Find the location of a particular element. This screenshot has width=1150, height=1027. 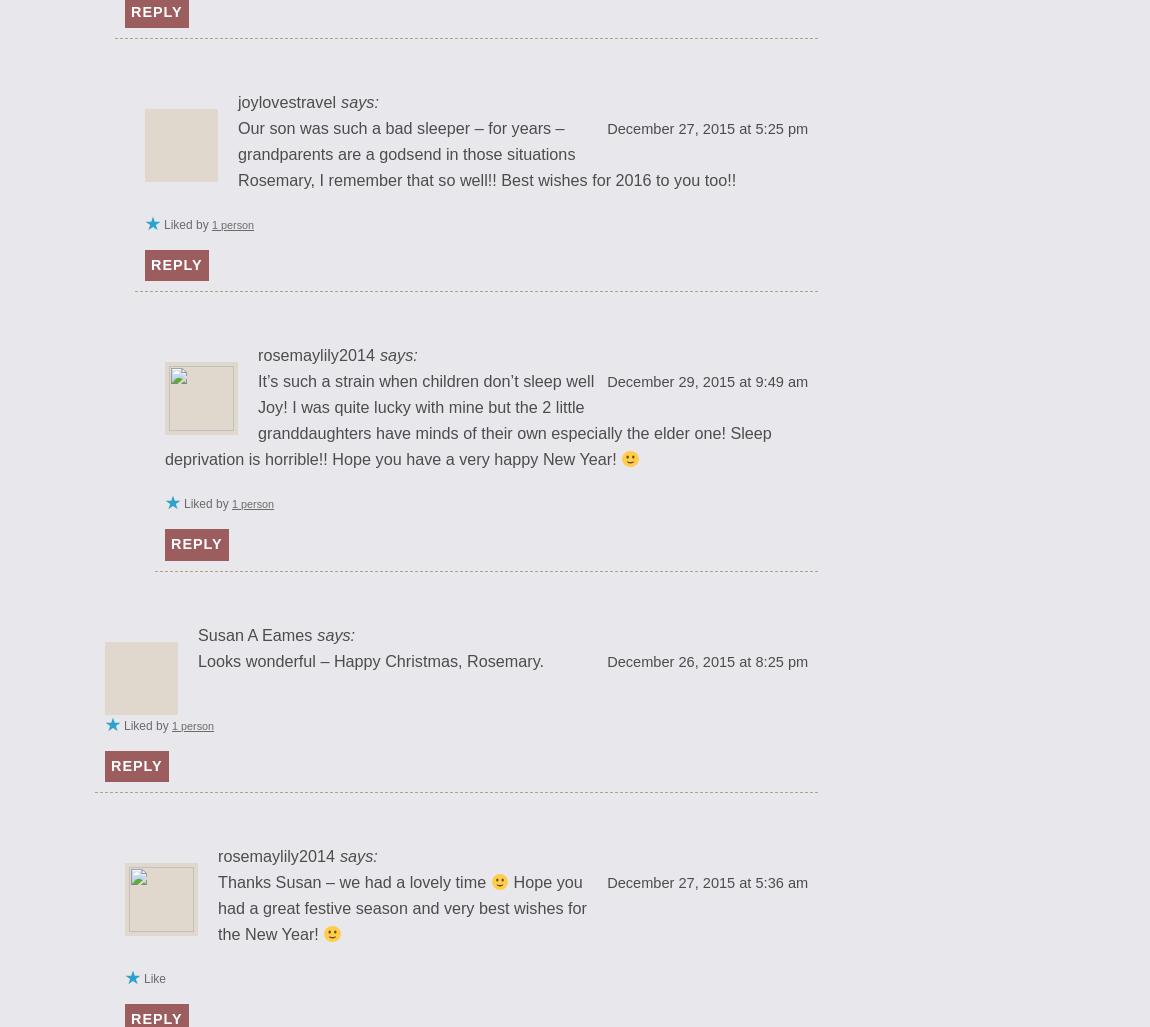

'joylovestravel' is located at coordinates (237, 100).